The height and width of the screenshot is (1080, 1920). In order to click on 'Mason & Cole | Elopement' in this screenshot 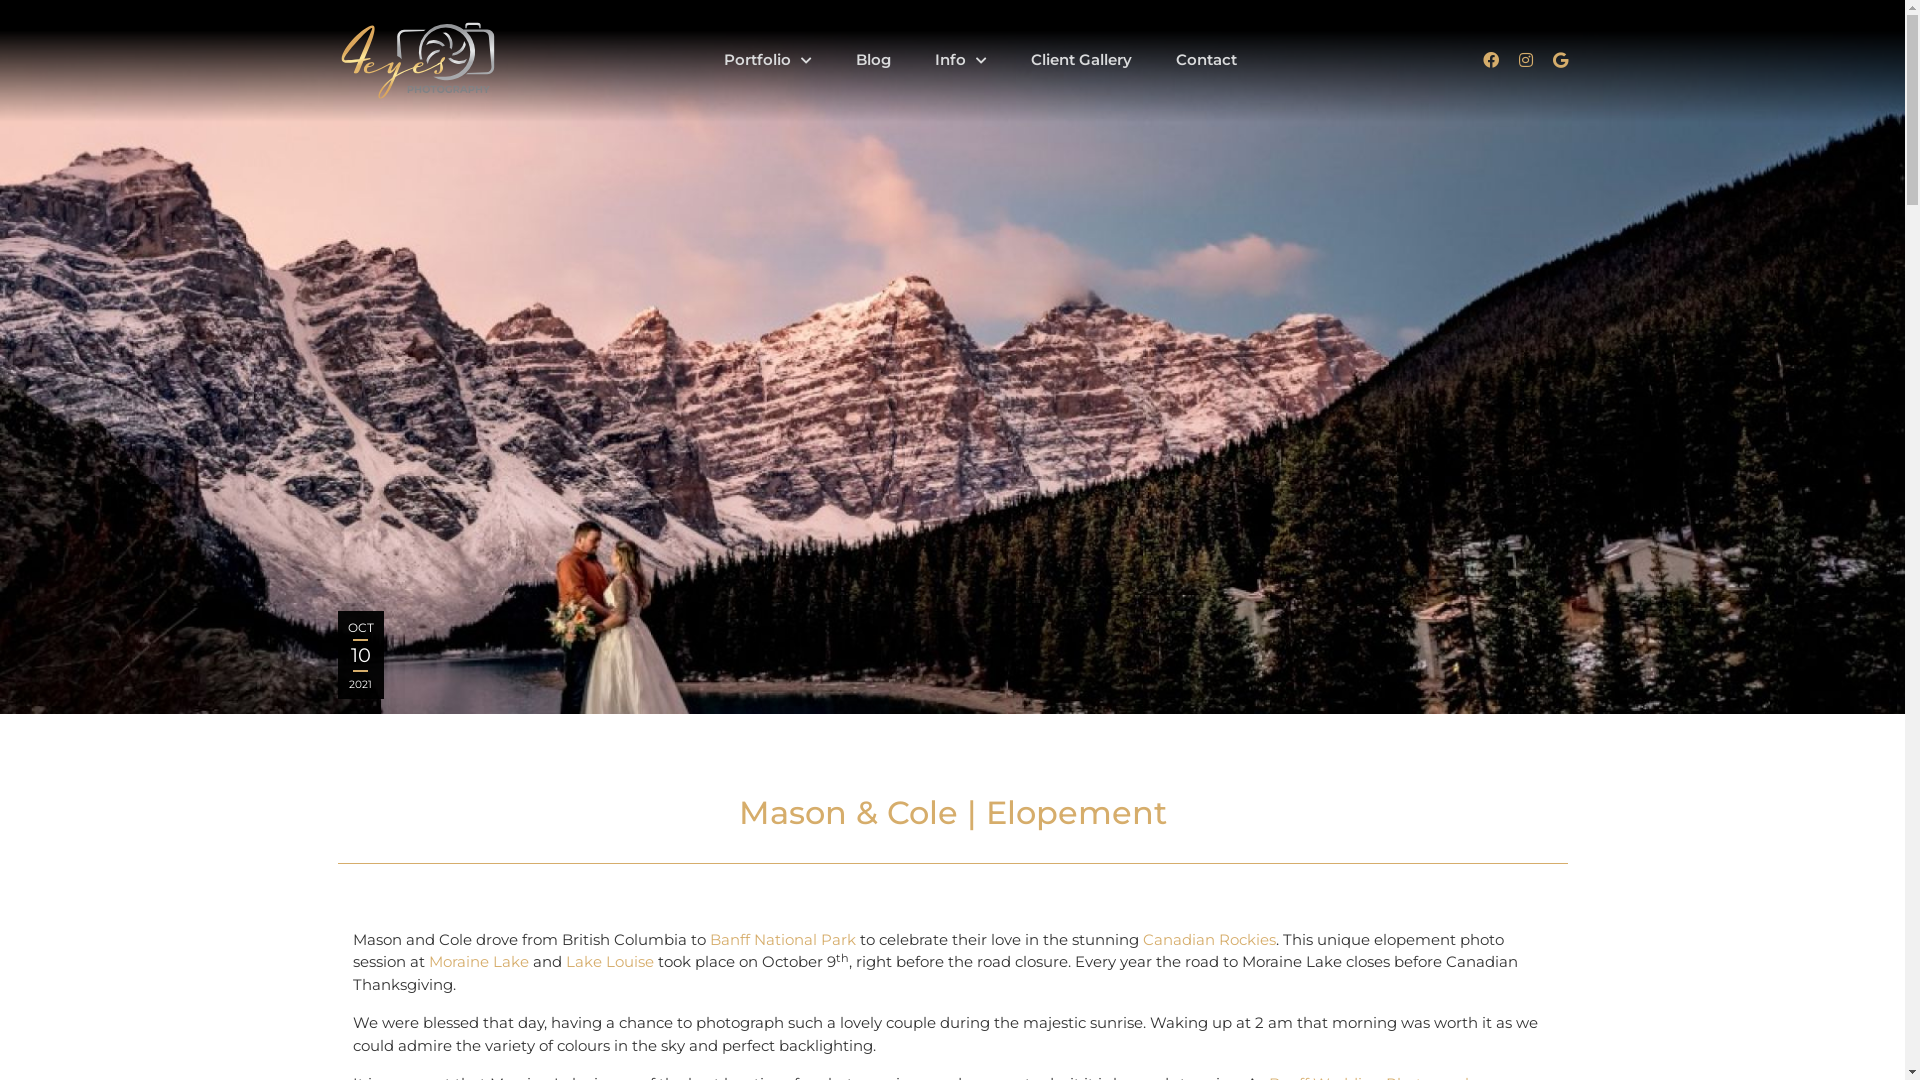, I will do `click(951, 356)`.